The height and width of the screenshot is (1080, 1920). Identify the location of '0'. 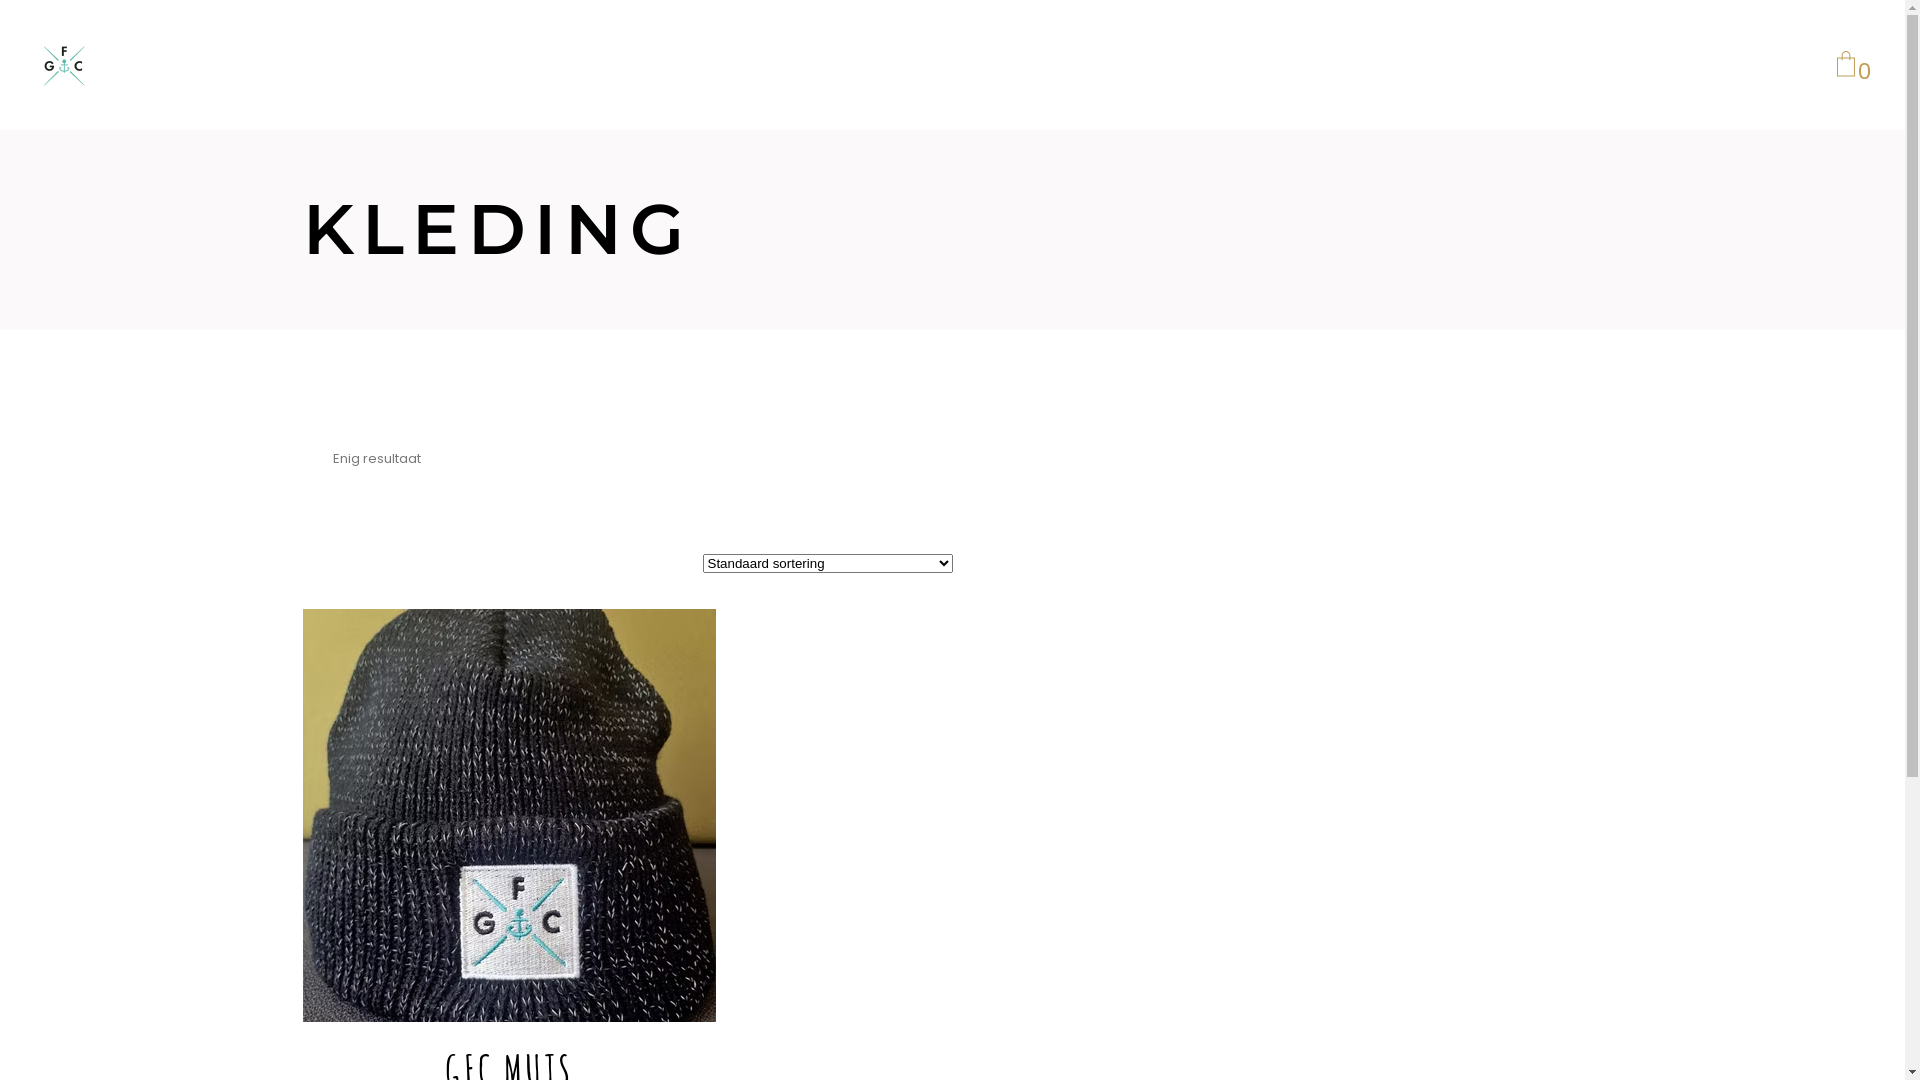
(1845, 64).